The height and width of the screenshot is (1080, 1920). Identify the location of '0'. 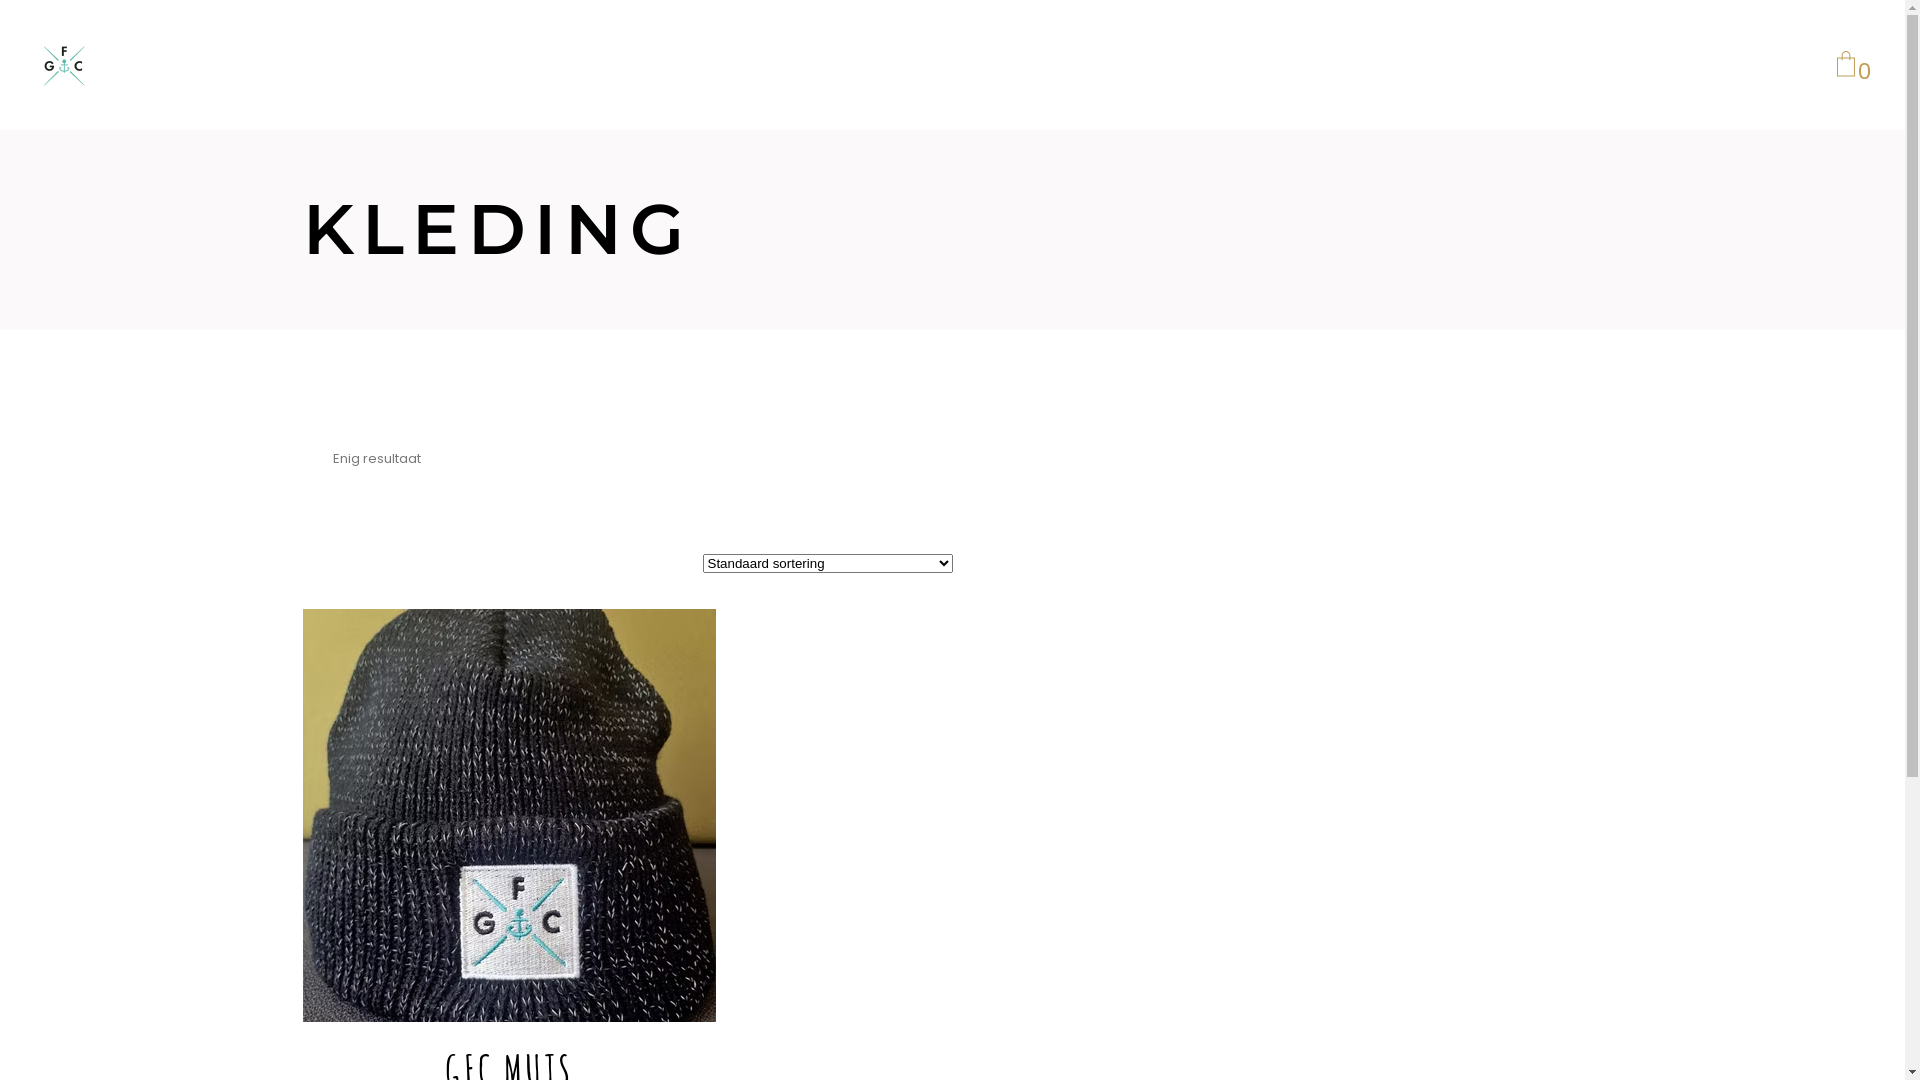
(1845, 64).